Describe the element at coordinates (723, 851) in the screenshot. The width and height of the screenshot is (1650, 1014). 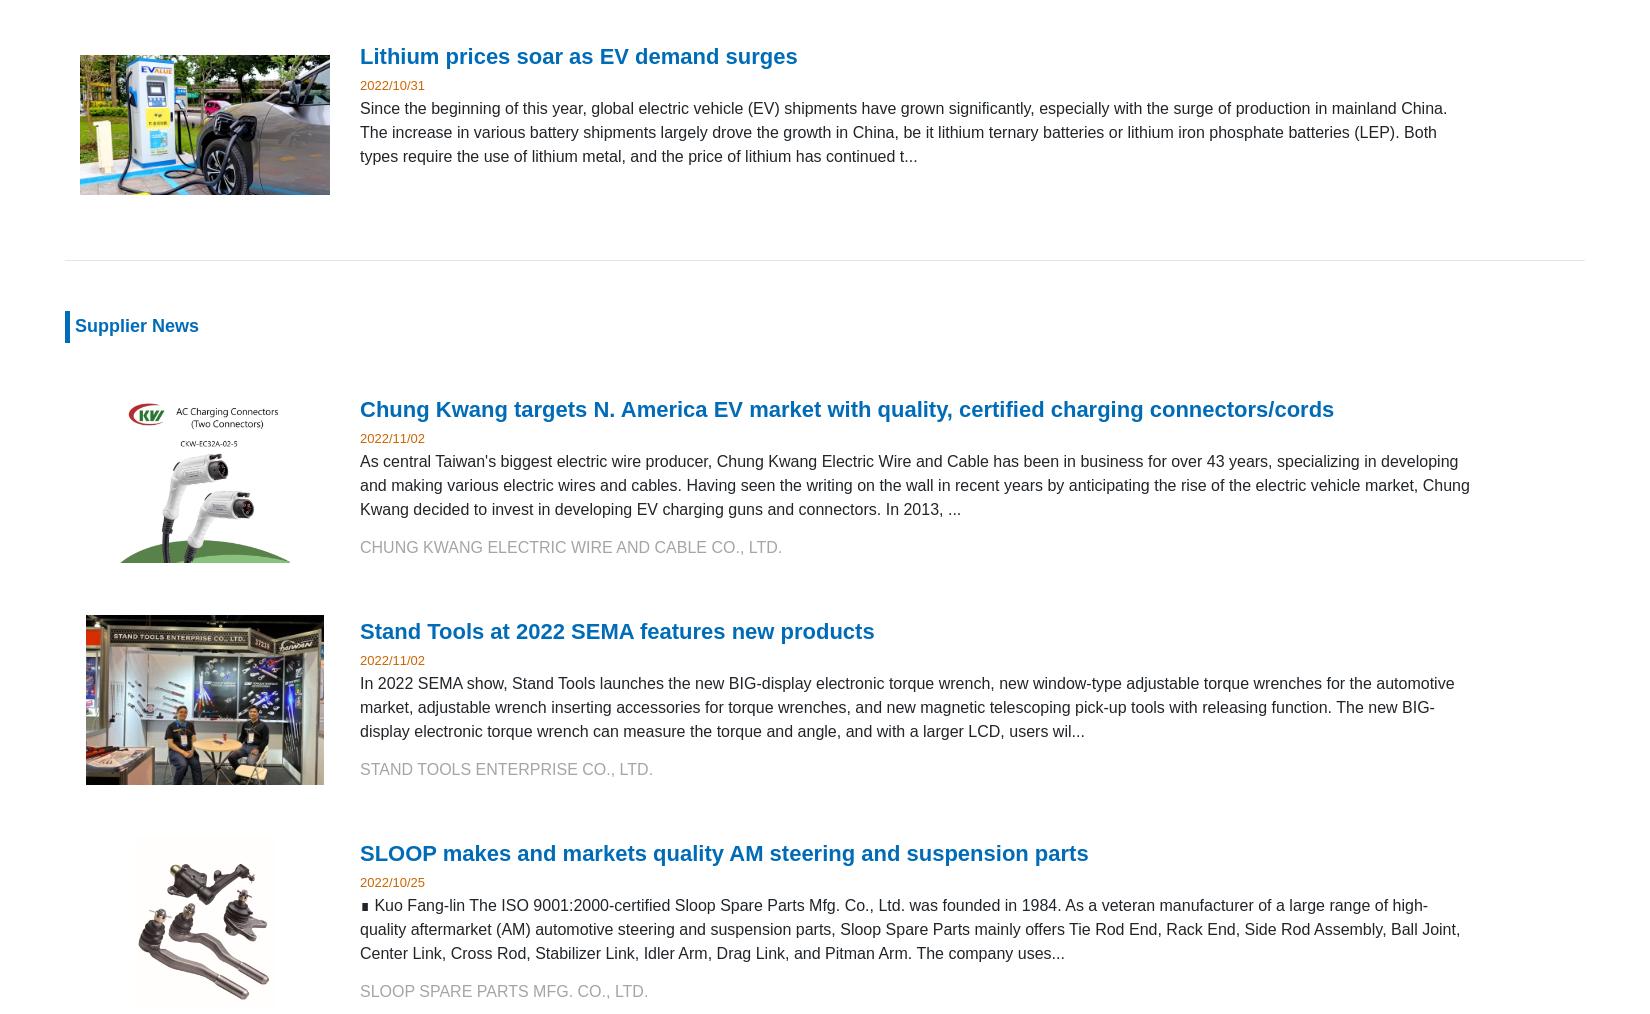
I see `'SLOOP makes and markets quality AM steering and suspension parts'` at that location.